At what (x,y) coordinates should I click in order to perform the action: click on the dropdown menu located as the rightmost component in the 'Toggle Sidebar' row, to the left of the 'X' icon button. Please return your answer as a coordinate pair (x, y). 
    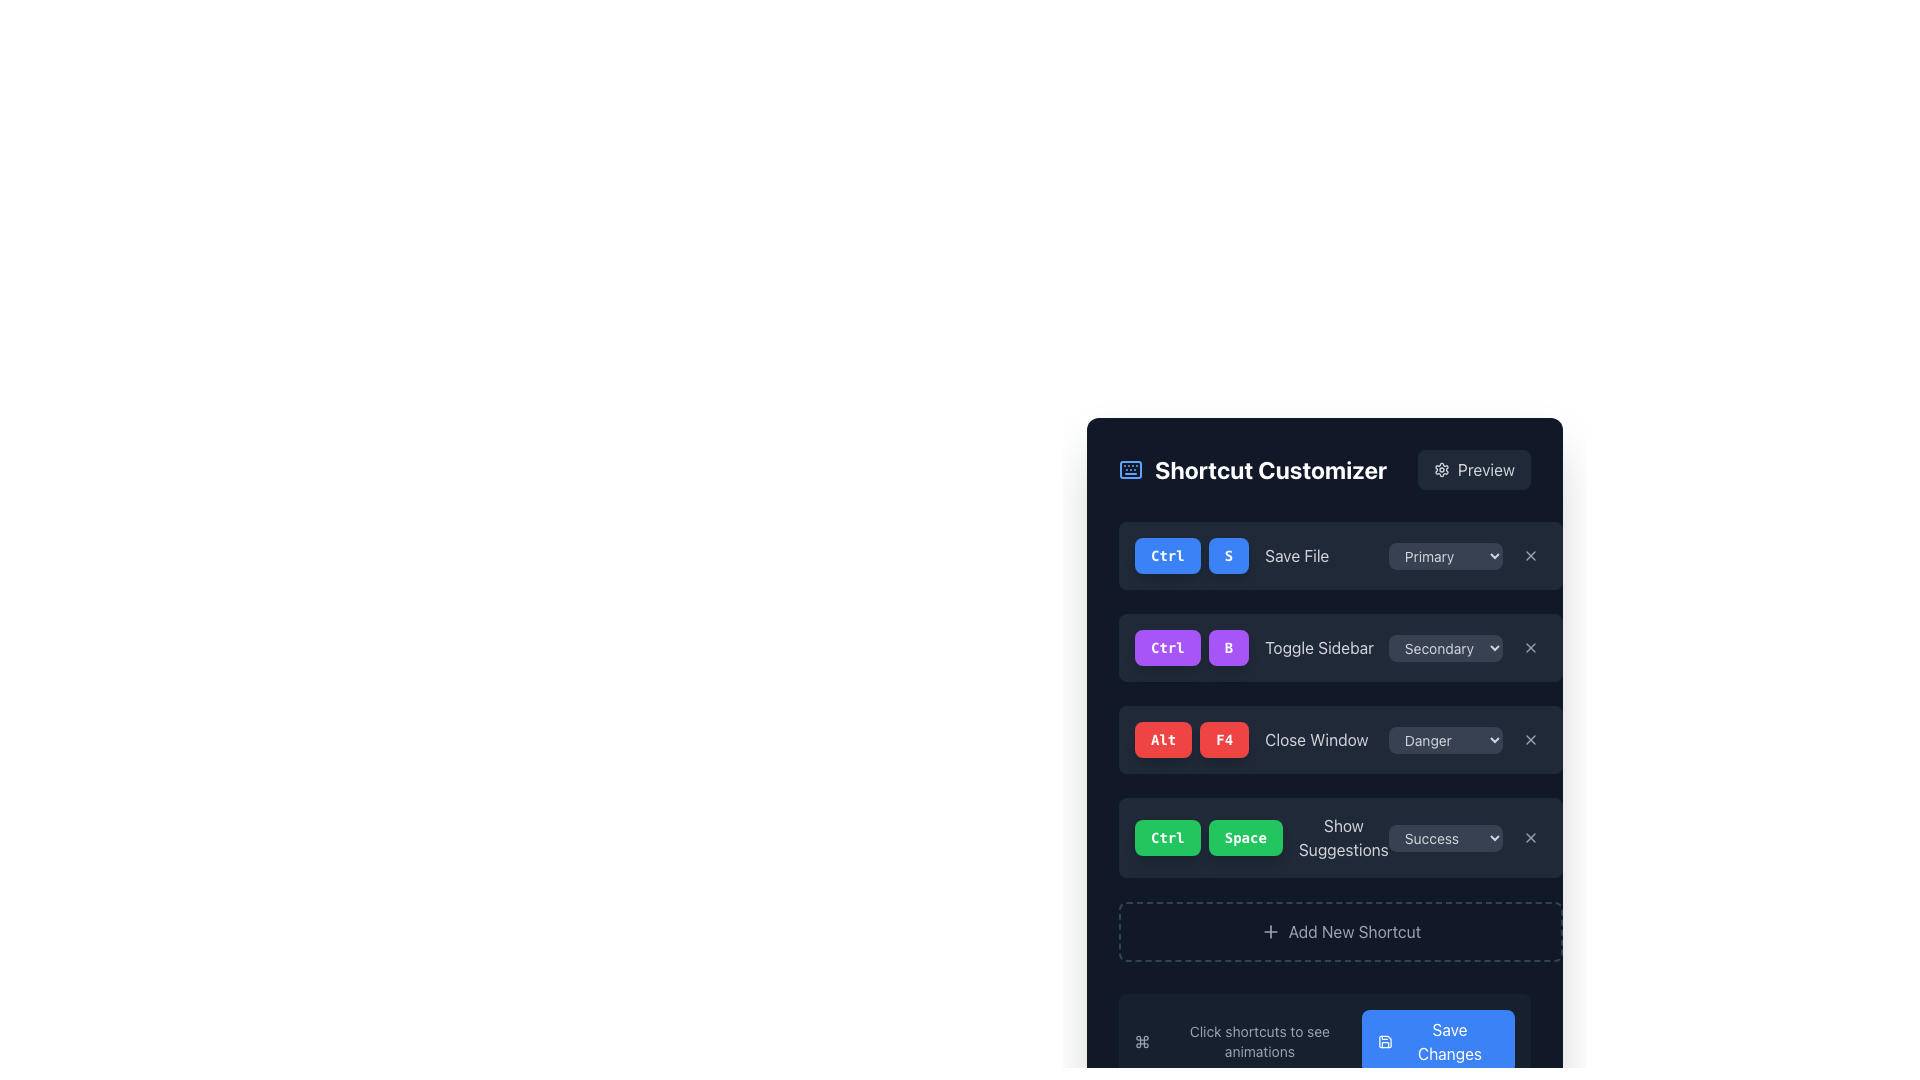
    Looking at the image, I should click on (1467, 648).